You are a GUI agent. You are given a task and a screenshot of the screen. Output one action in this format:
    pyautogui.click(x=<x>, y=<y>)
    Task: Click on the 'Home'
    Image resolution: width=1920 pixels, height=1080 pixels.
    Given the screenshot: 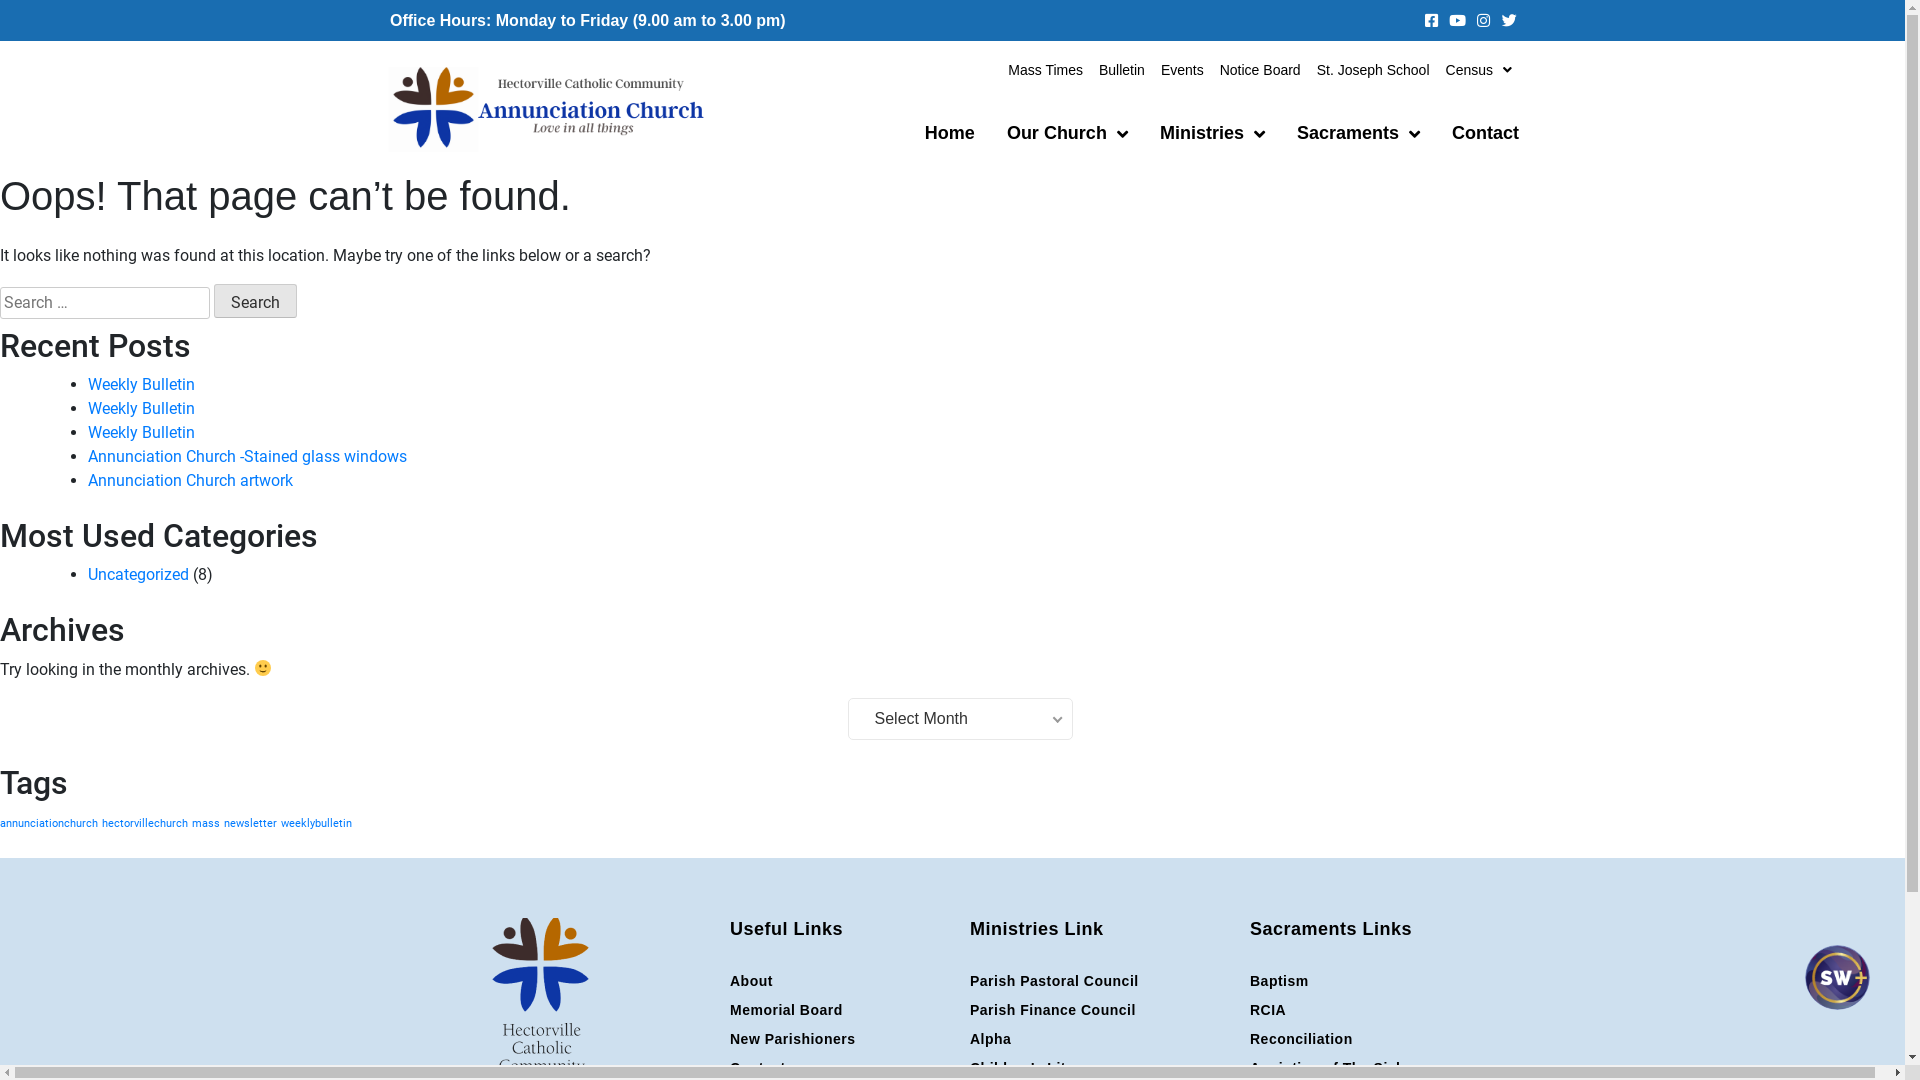 What is the action you would take?
    pyautogui.click(x=949, y=133)
    